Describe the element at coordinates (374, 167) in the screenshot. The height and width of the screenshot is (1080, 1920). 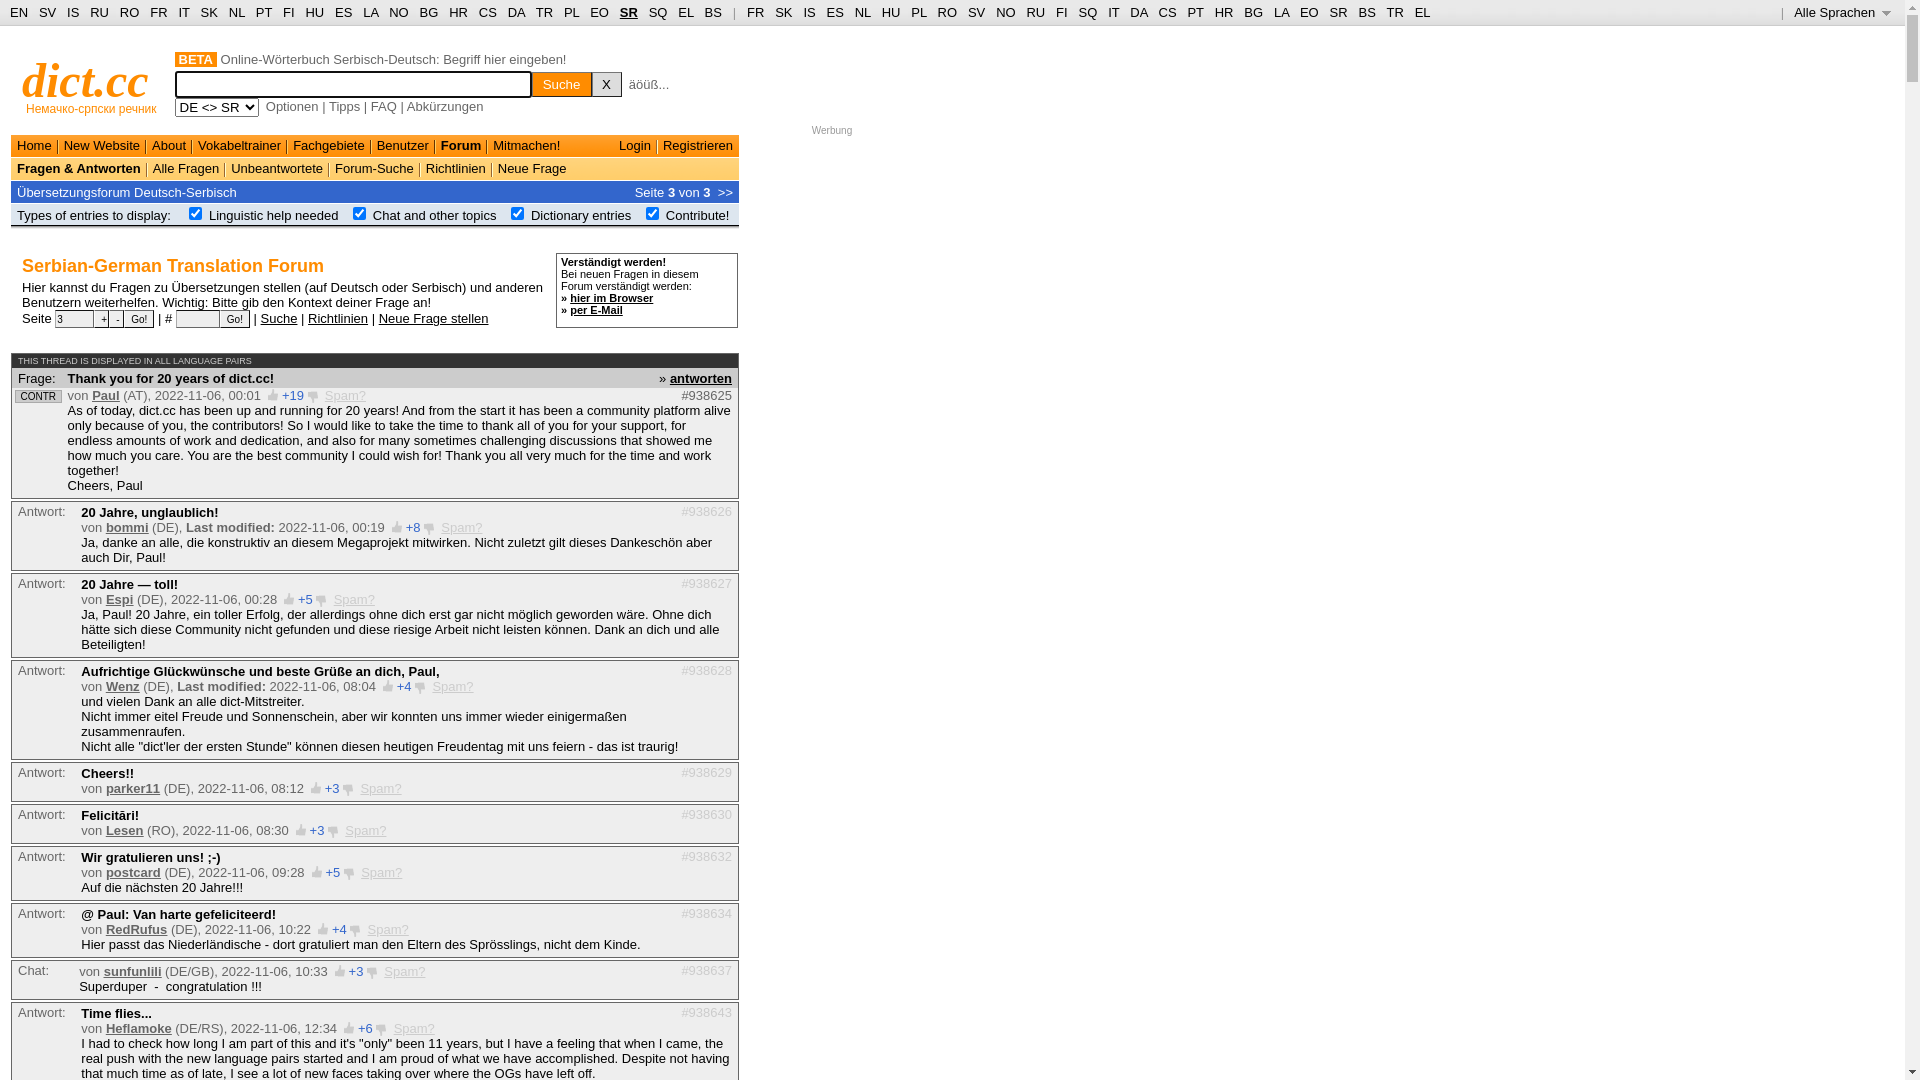
I see `'Forum-Suche'` at that location.